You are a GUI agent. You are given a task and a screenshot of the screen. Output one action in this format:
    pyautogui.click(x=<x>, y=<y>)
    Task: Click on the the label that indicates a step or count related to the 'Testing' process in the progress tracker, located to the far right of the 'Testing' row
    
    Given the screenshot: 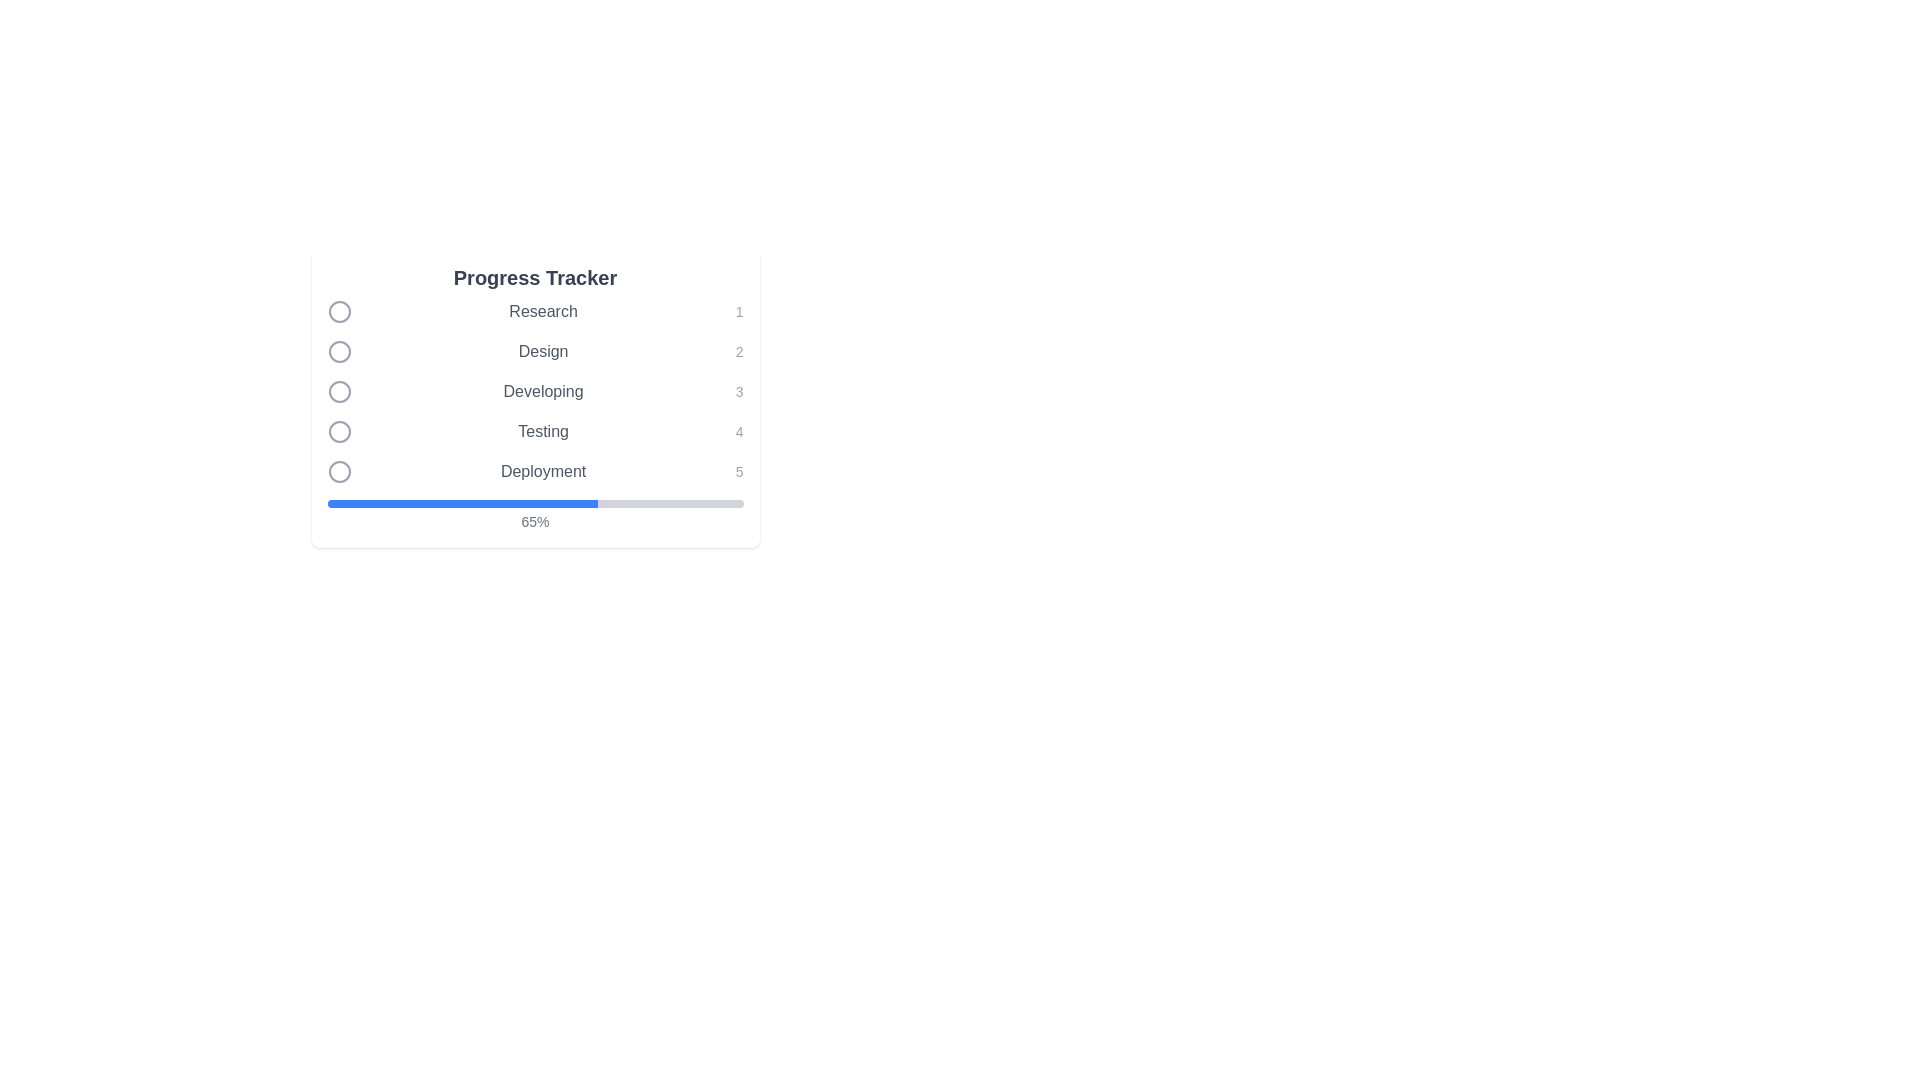 What is the action you would take?
    pyautogui.click(x=738, y=431)
    